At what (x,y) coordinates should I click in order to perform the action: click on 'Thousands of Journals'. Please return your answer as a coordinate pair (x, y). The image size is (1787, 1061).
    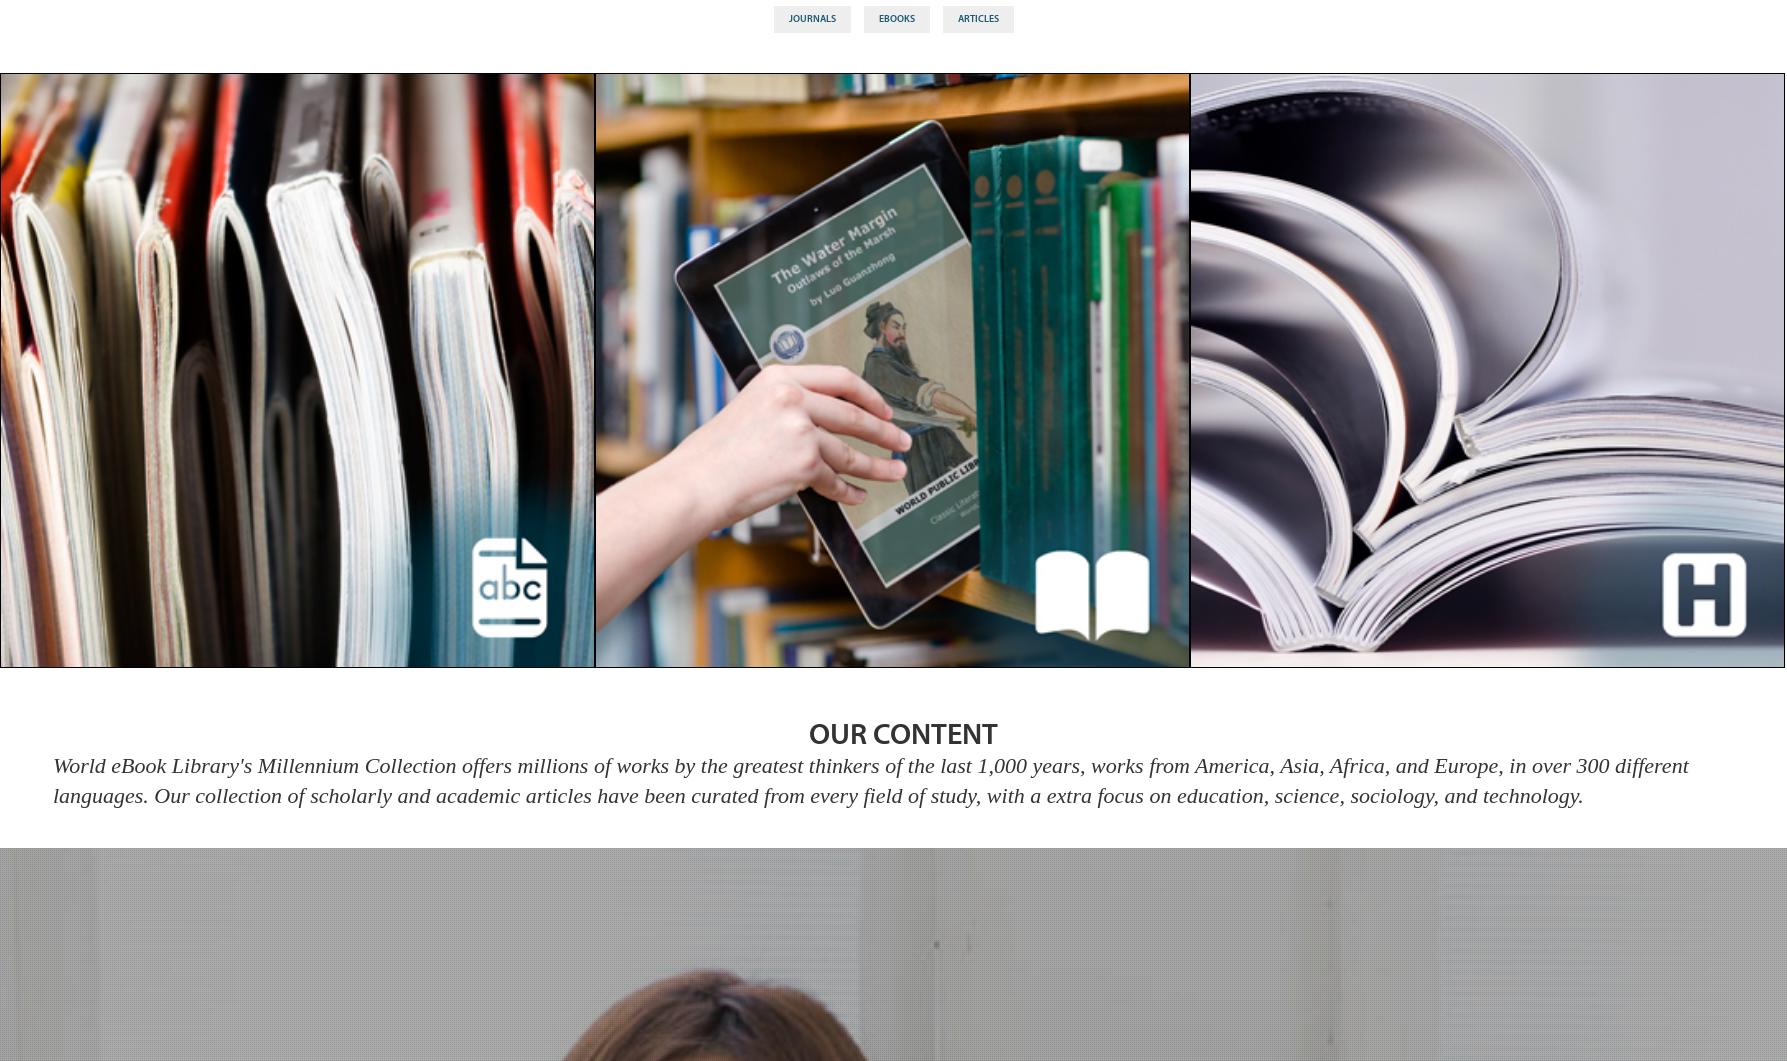
    Looking at the image, I should click on (295, 379).